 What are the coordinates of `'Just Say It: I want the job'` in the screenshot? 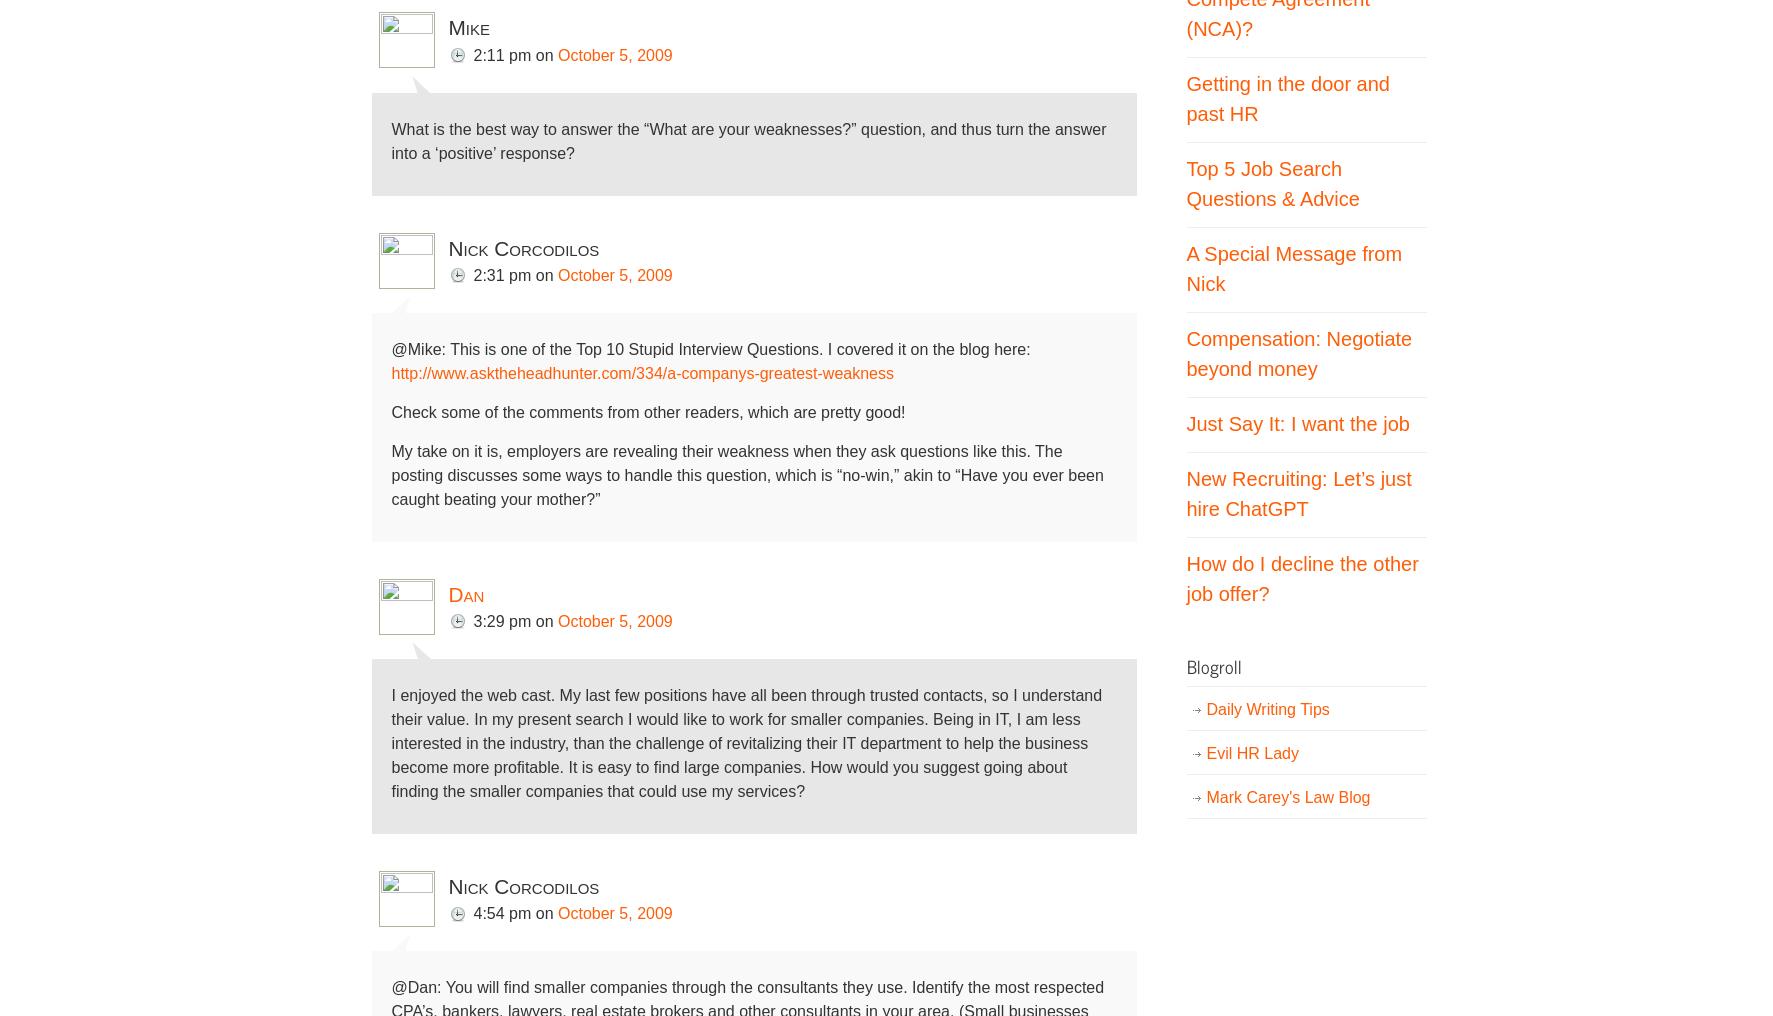 It's located at (1297, 421).